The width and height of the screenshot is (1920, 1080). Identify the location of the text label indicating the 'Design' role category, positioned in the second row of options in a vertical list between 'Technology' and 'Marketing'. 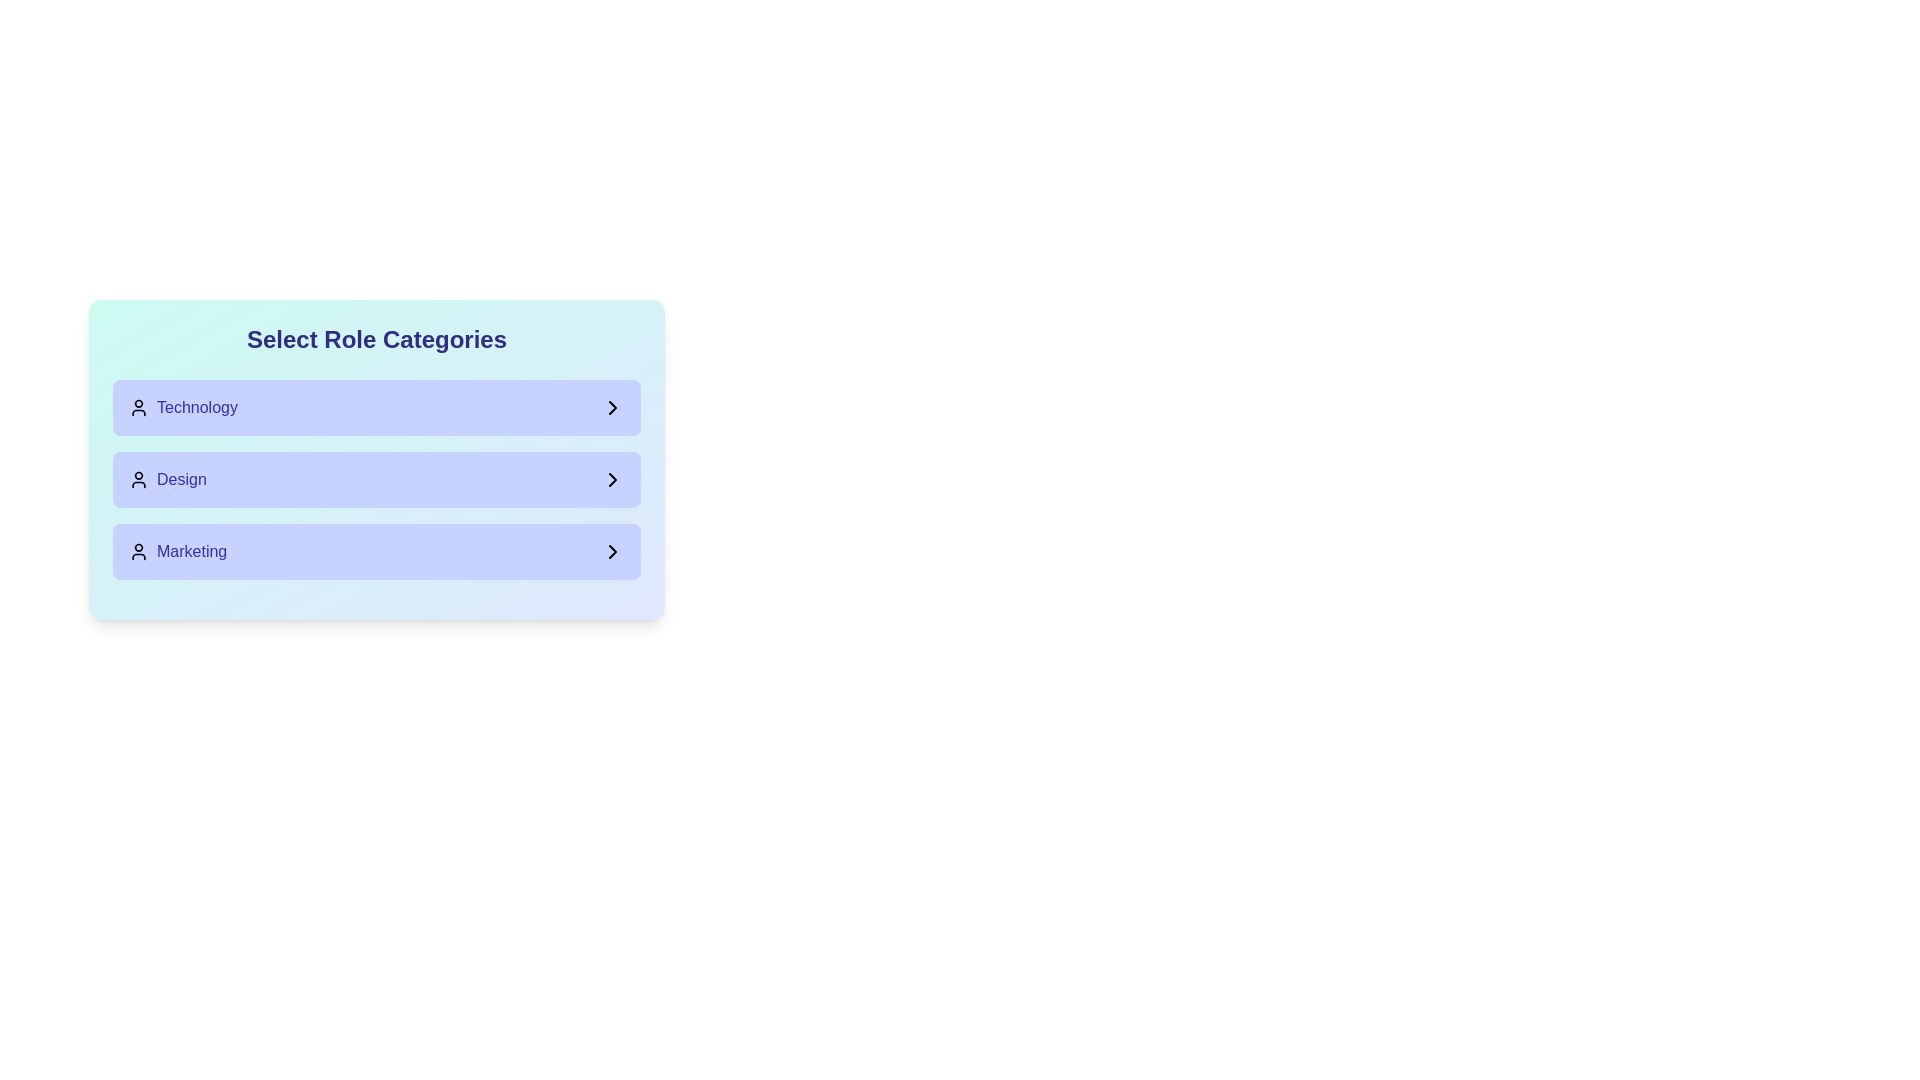
(168, 479).